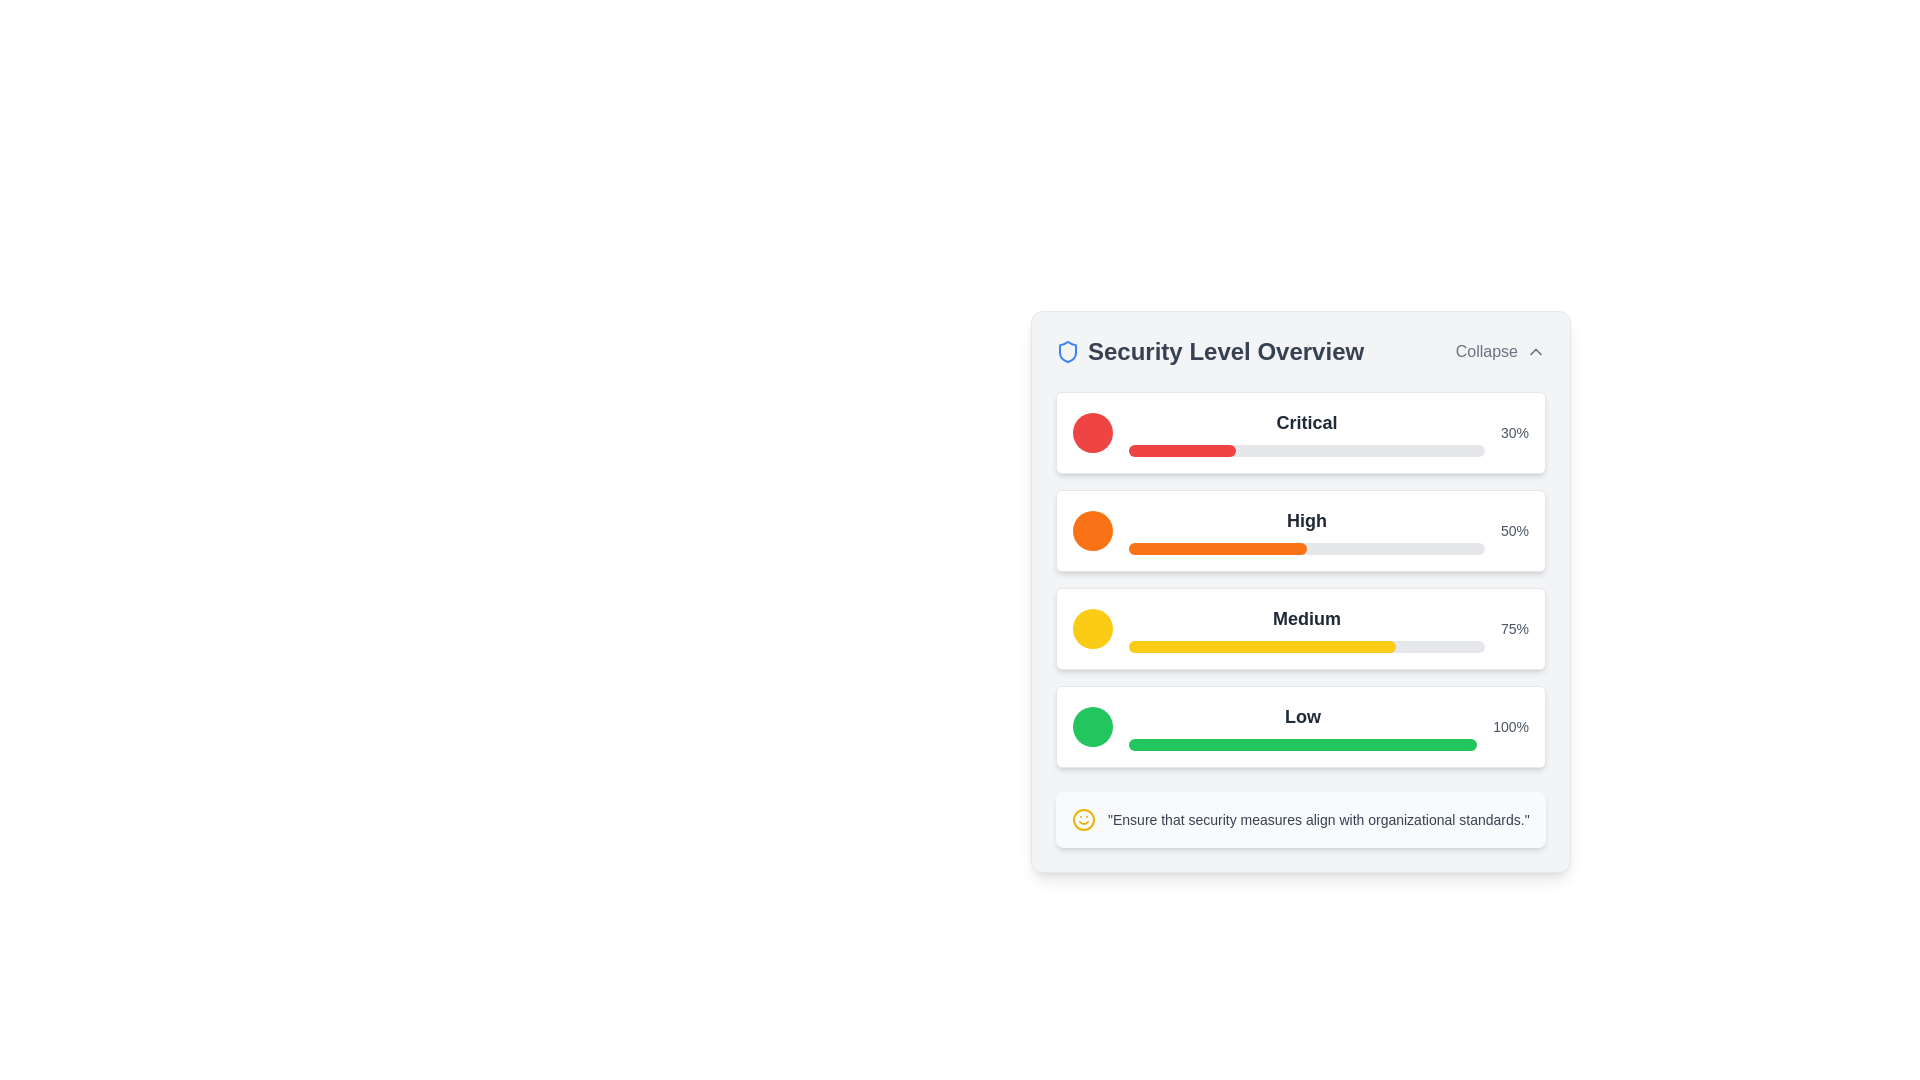 This screenshot has height=1080, width=1920. What do you see at coordinates (1182, 451) in the screenshot?
I see `the progress bar component that visually represents a 30% 'Critical' security level within the 'Security Level Overview' panel` at bounding box center [1182, 451].